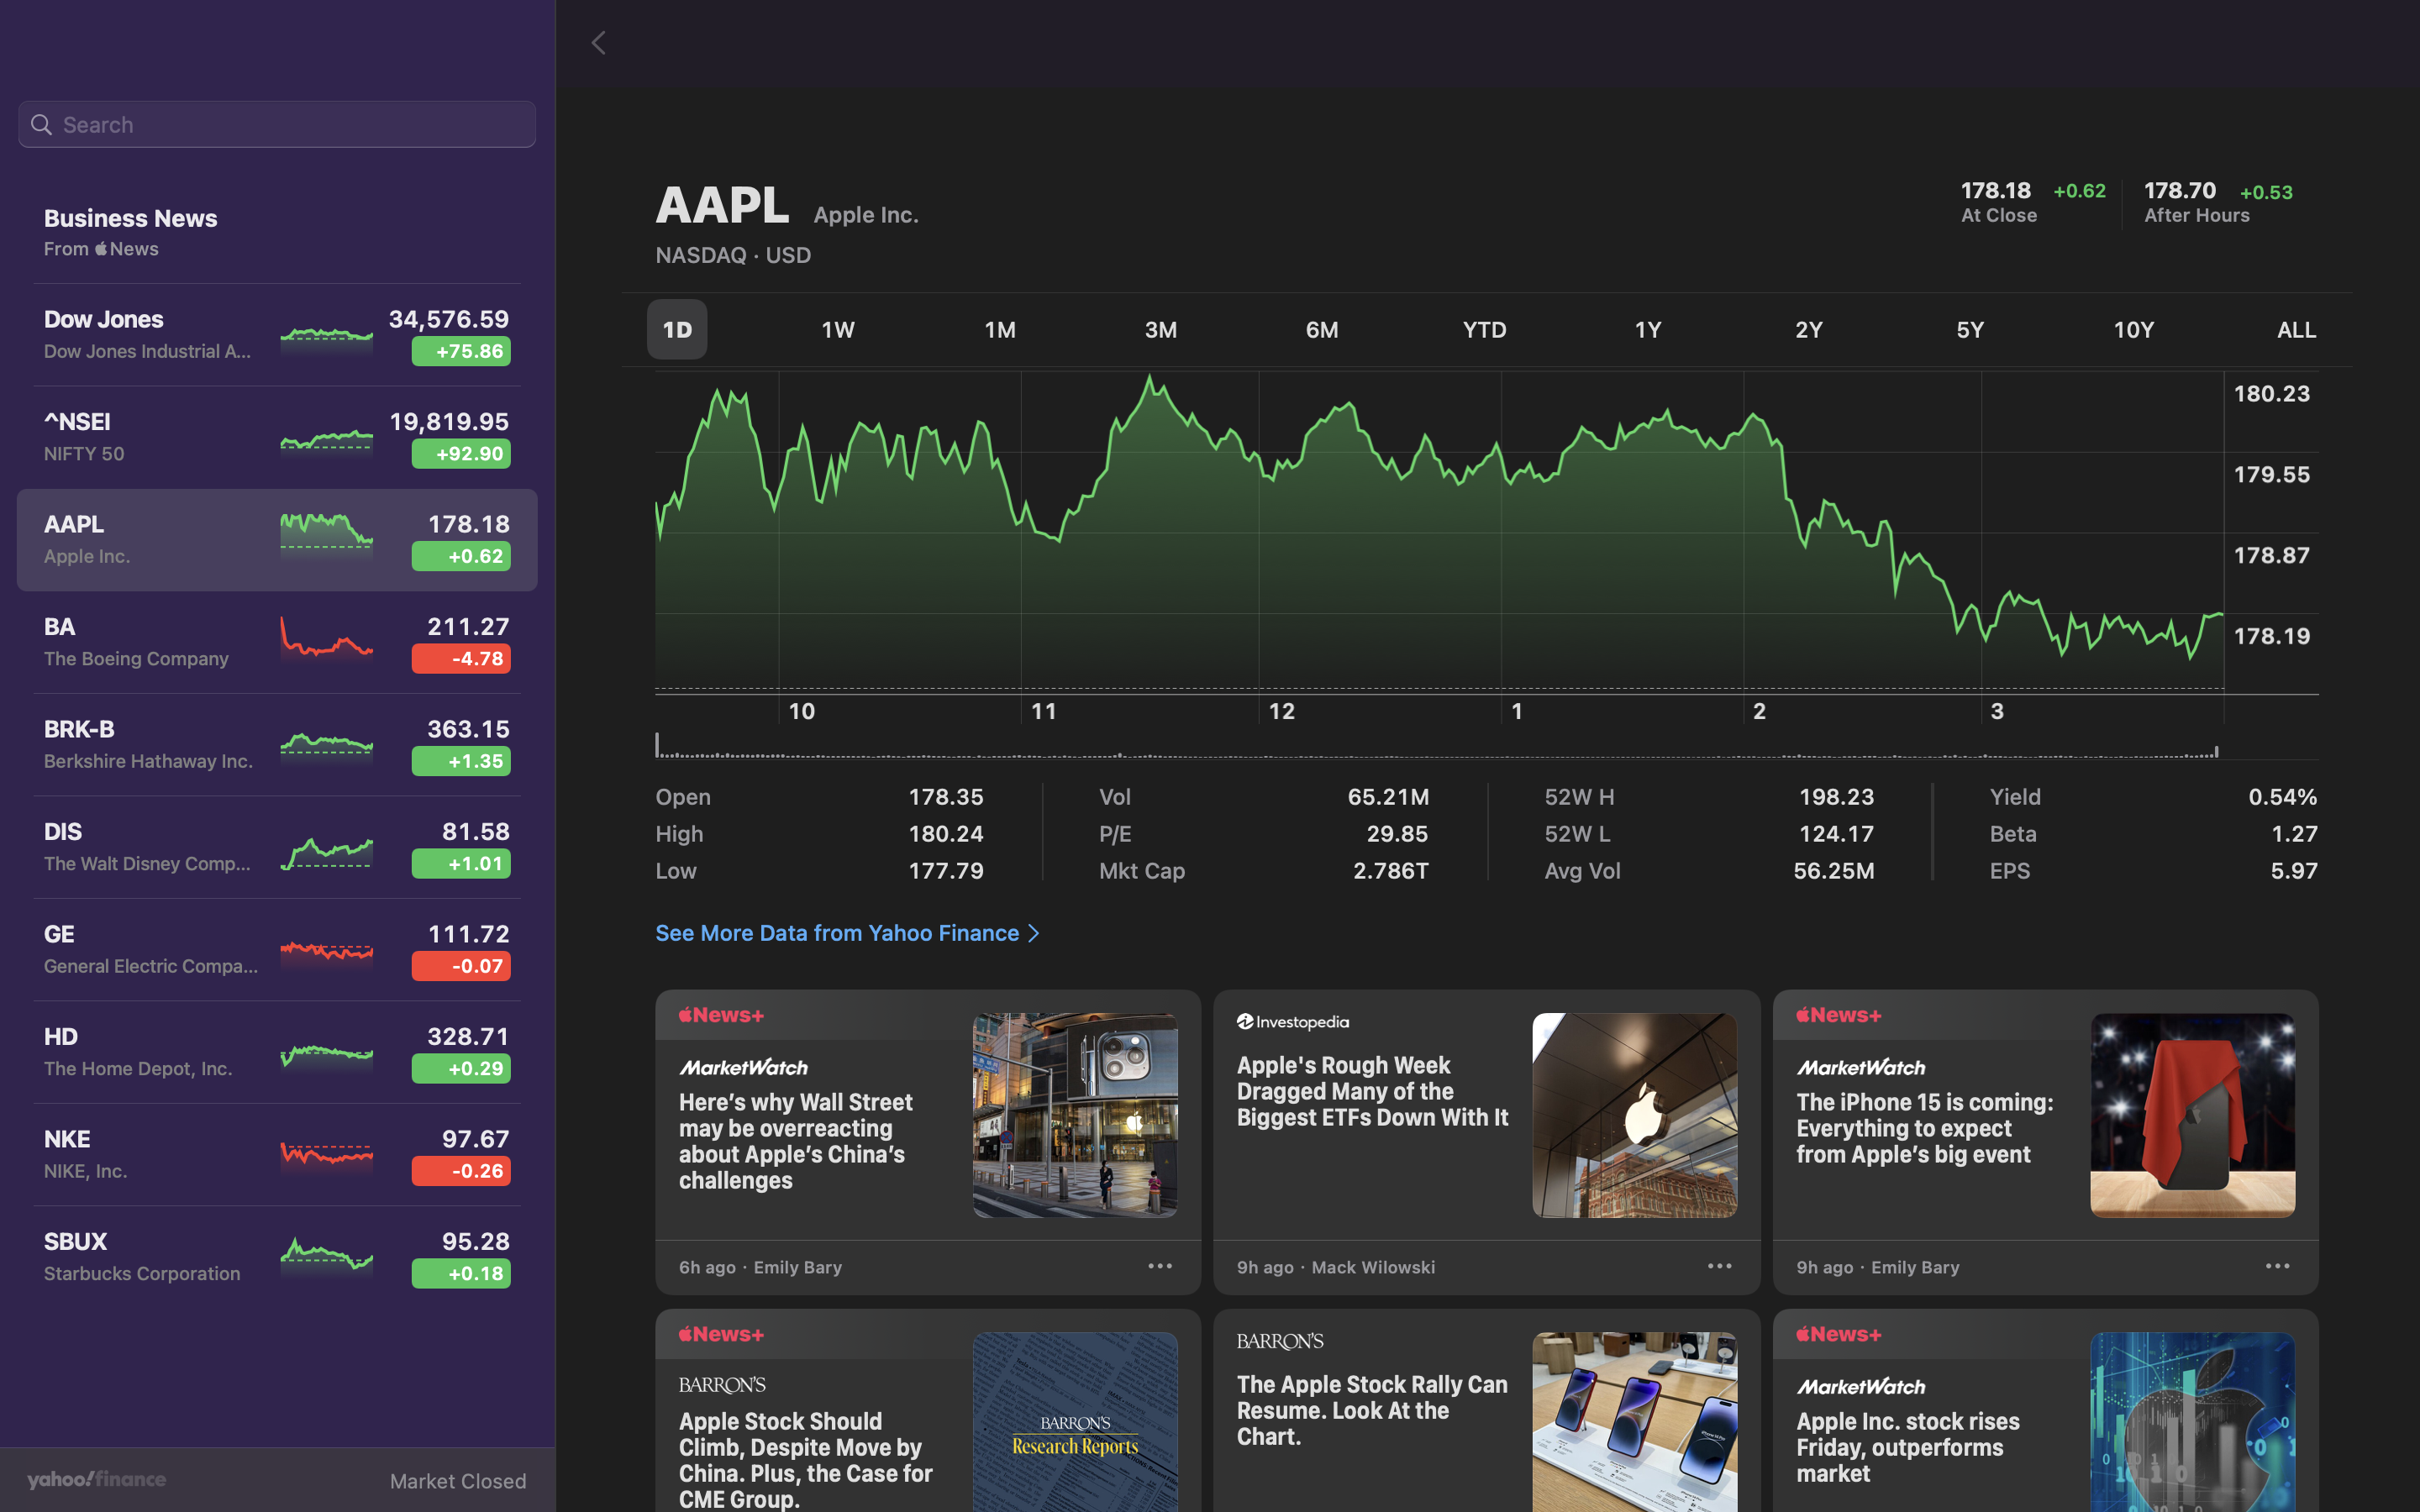 The width and height of the screenshot is (2420, 1512). Describe the element at coordinates (2283, 331) in the screenshot. I see `the variations in stock for the complete dataset` at that location.